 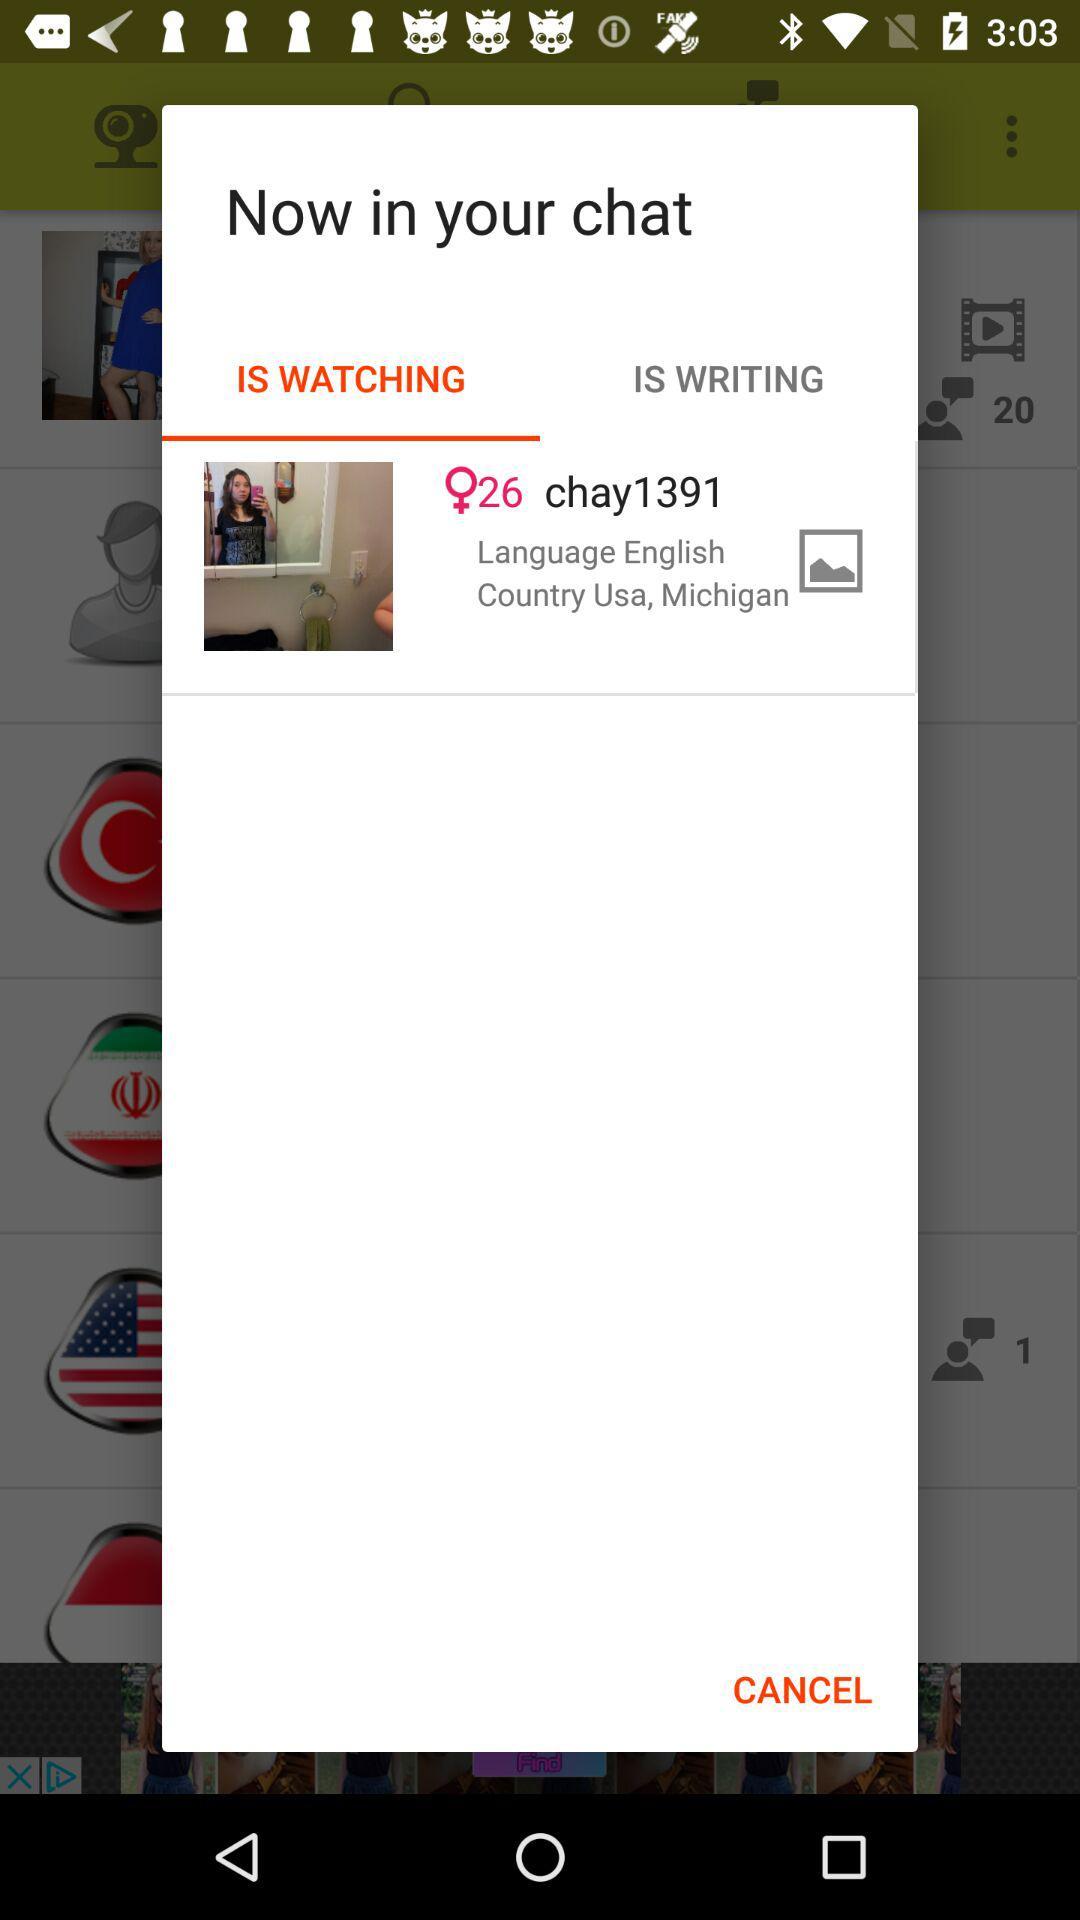 What do you see at coordinates (298, 556) in the screenshot?
I see `profile` at bounding box center [298, 556].